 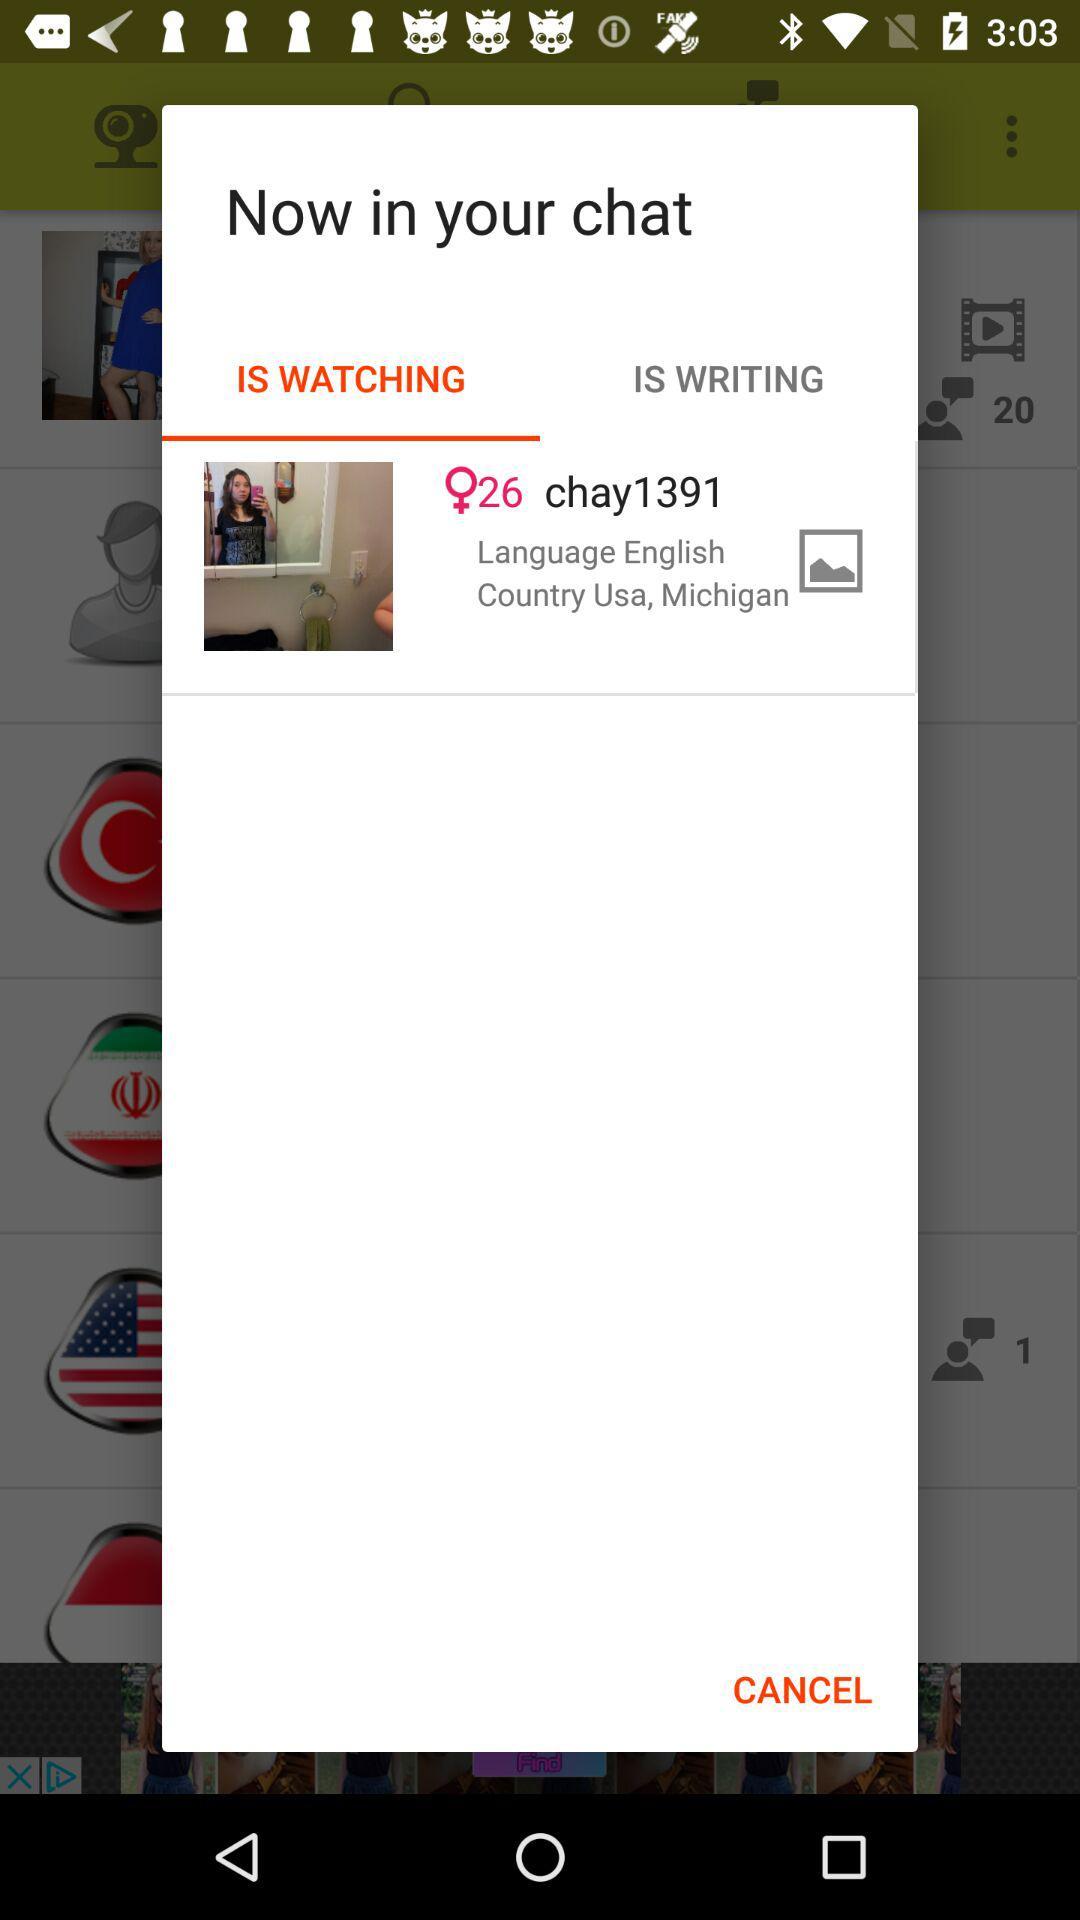 What do you see at coordinates (298, 556) in the screenshot?
I see `profile` at bounding box center [298, 556].